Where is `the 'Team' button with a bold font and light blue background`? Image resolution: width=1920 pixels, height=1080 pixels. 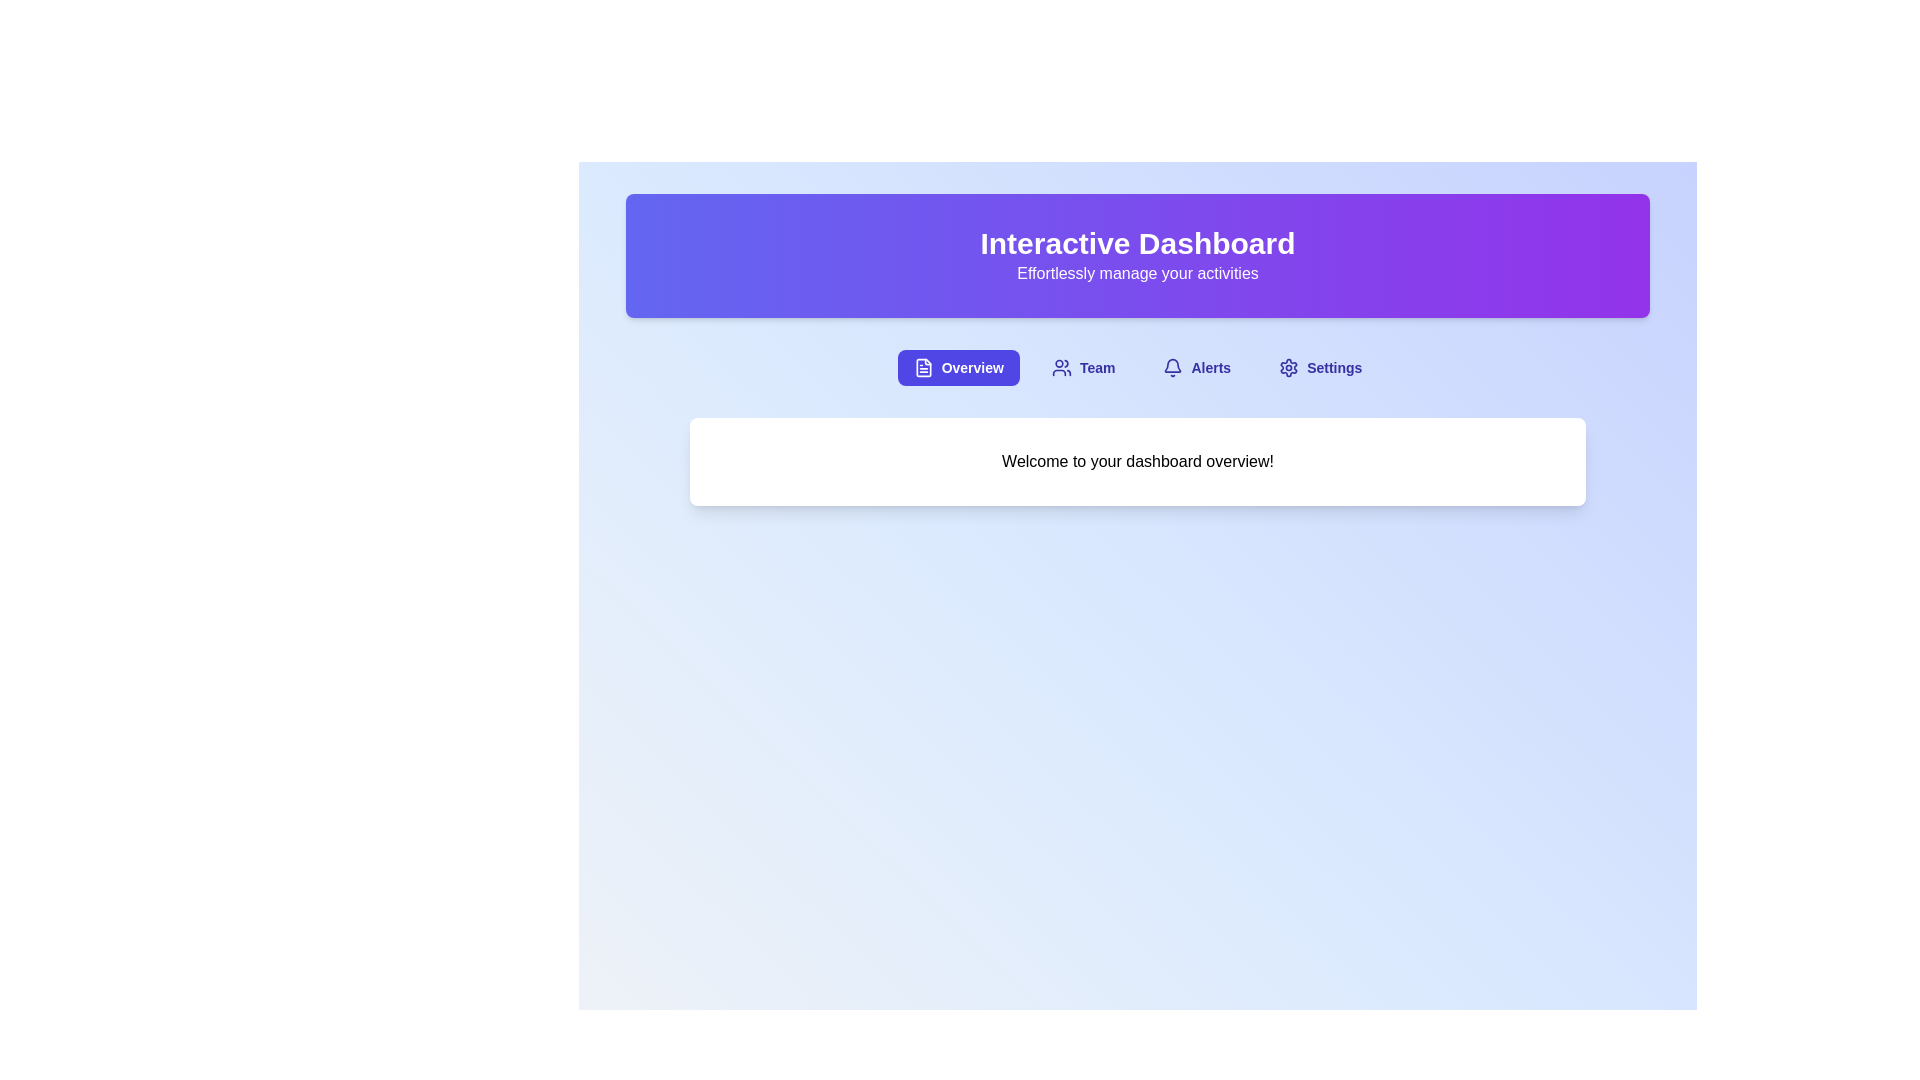 the 'Team' button with a bold font and light blue background is located at coordinates (1082, 367).